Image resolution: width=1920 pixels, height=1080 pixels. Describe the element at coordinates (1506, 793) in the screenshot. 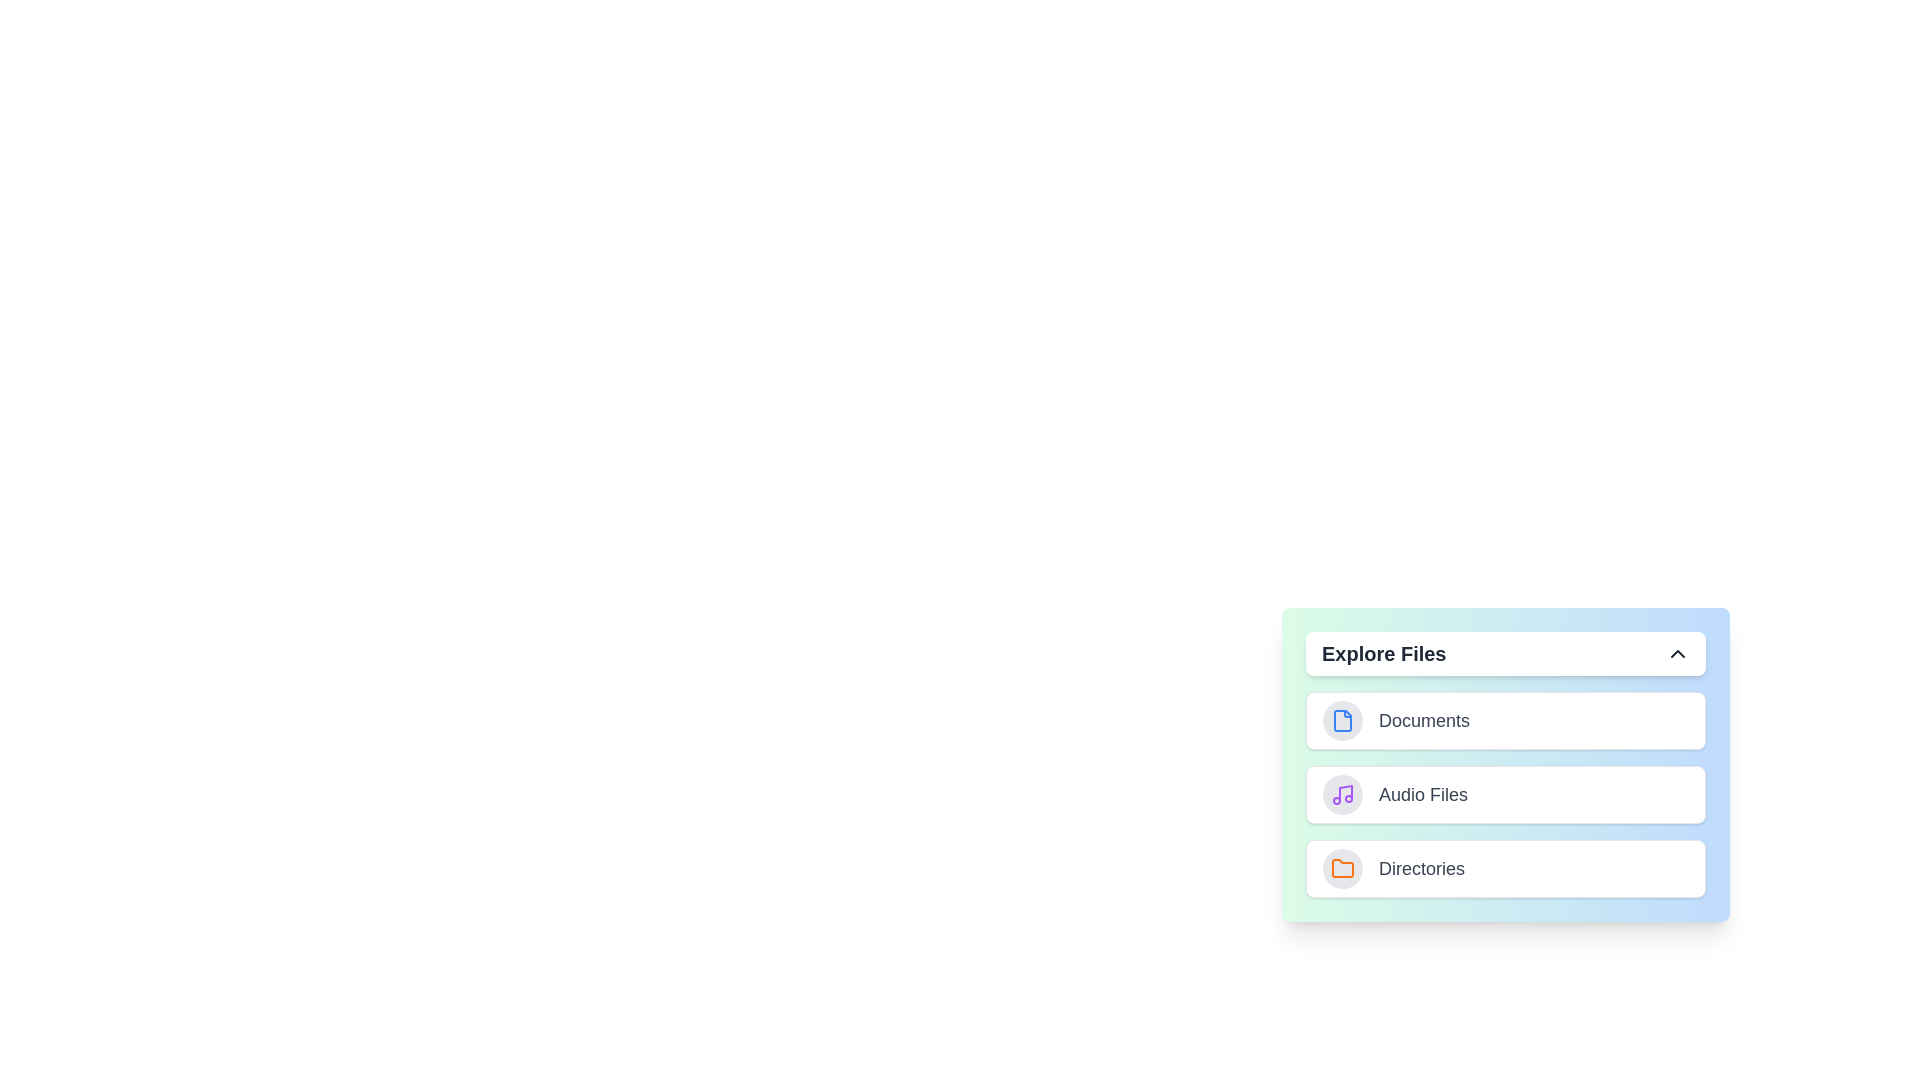

I see `the 'Audio Files' category in the menu` at that location.